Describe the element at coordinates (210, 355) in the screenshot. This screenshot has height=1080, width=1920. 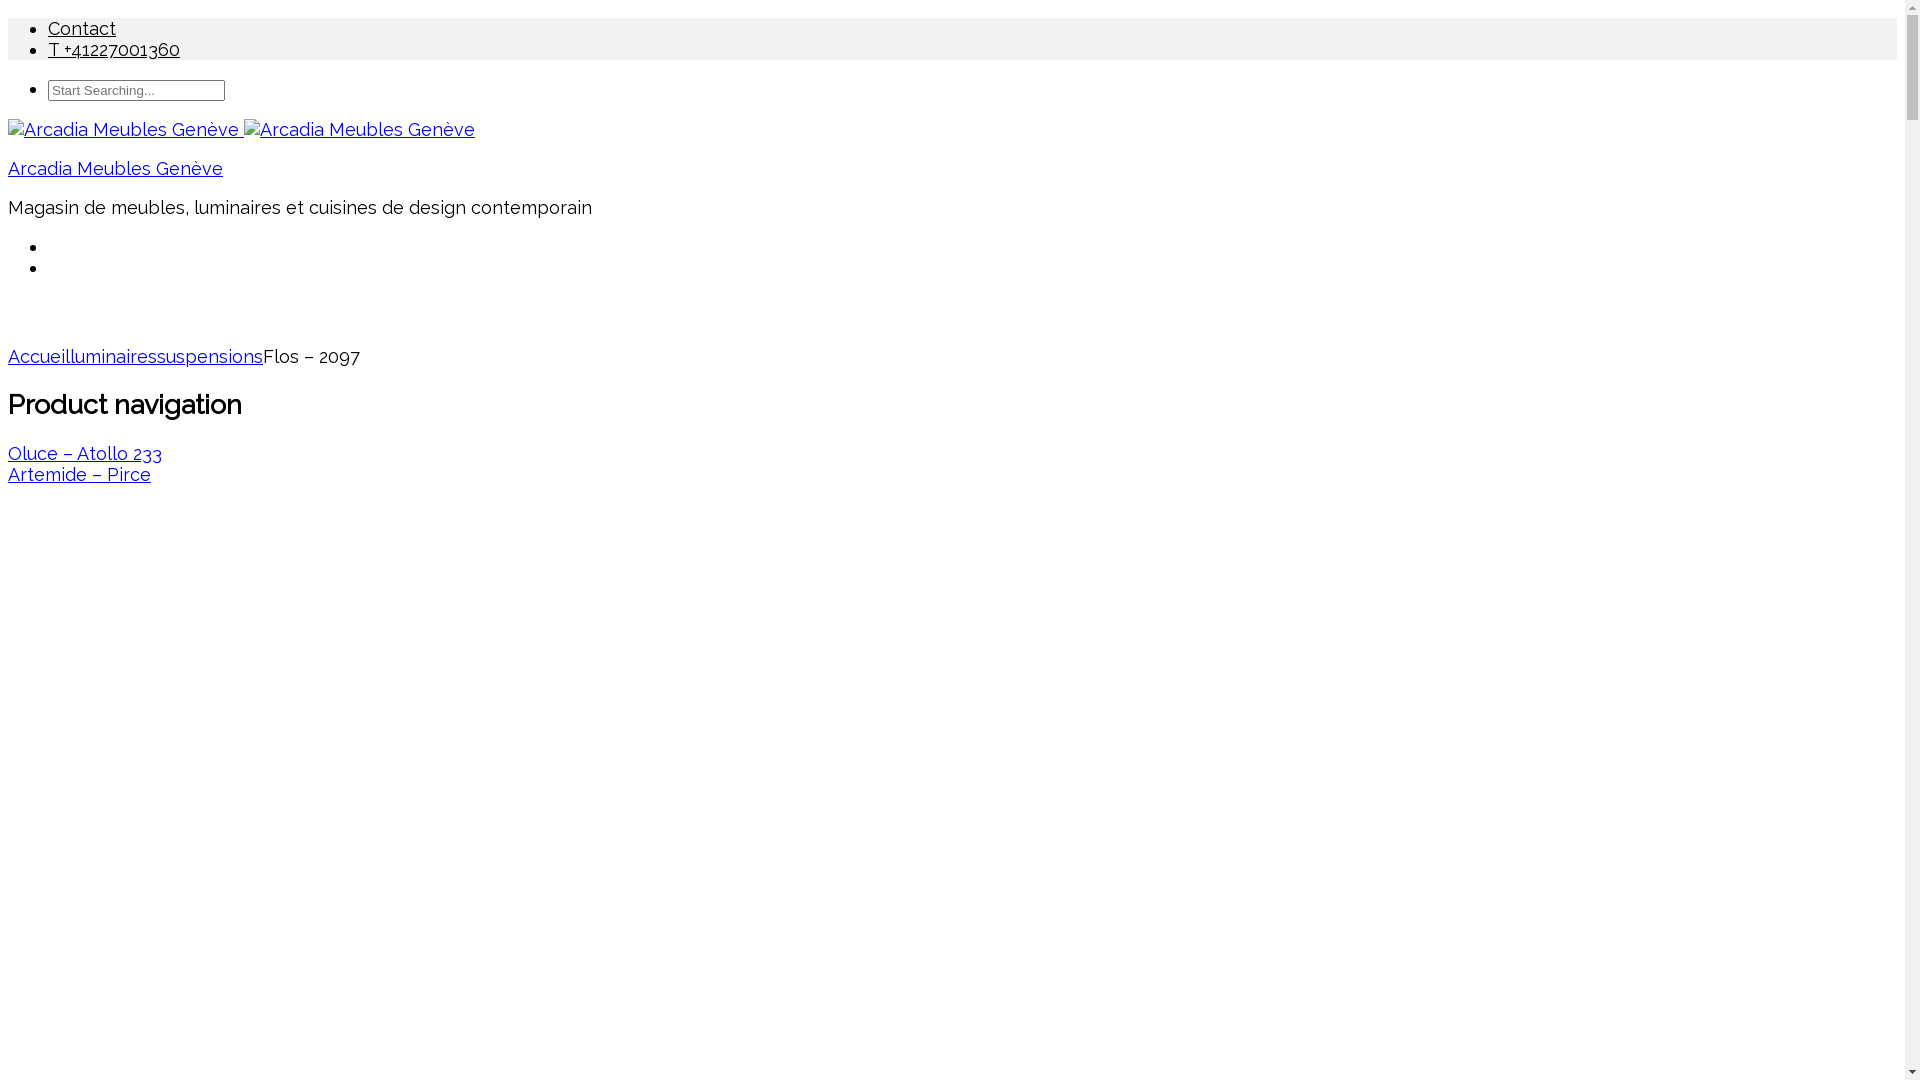
I see `'suspensions'` at that location.